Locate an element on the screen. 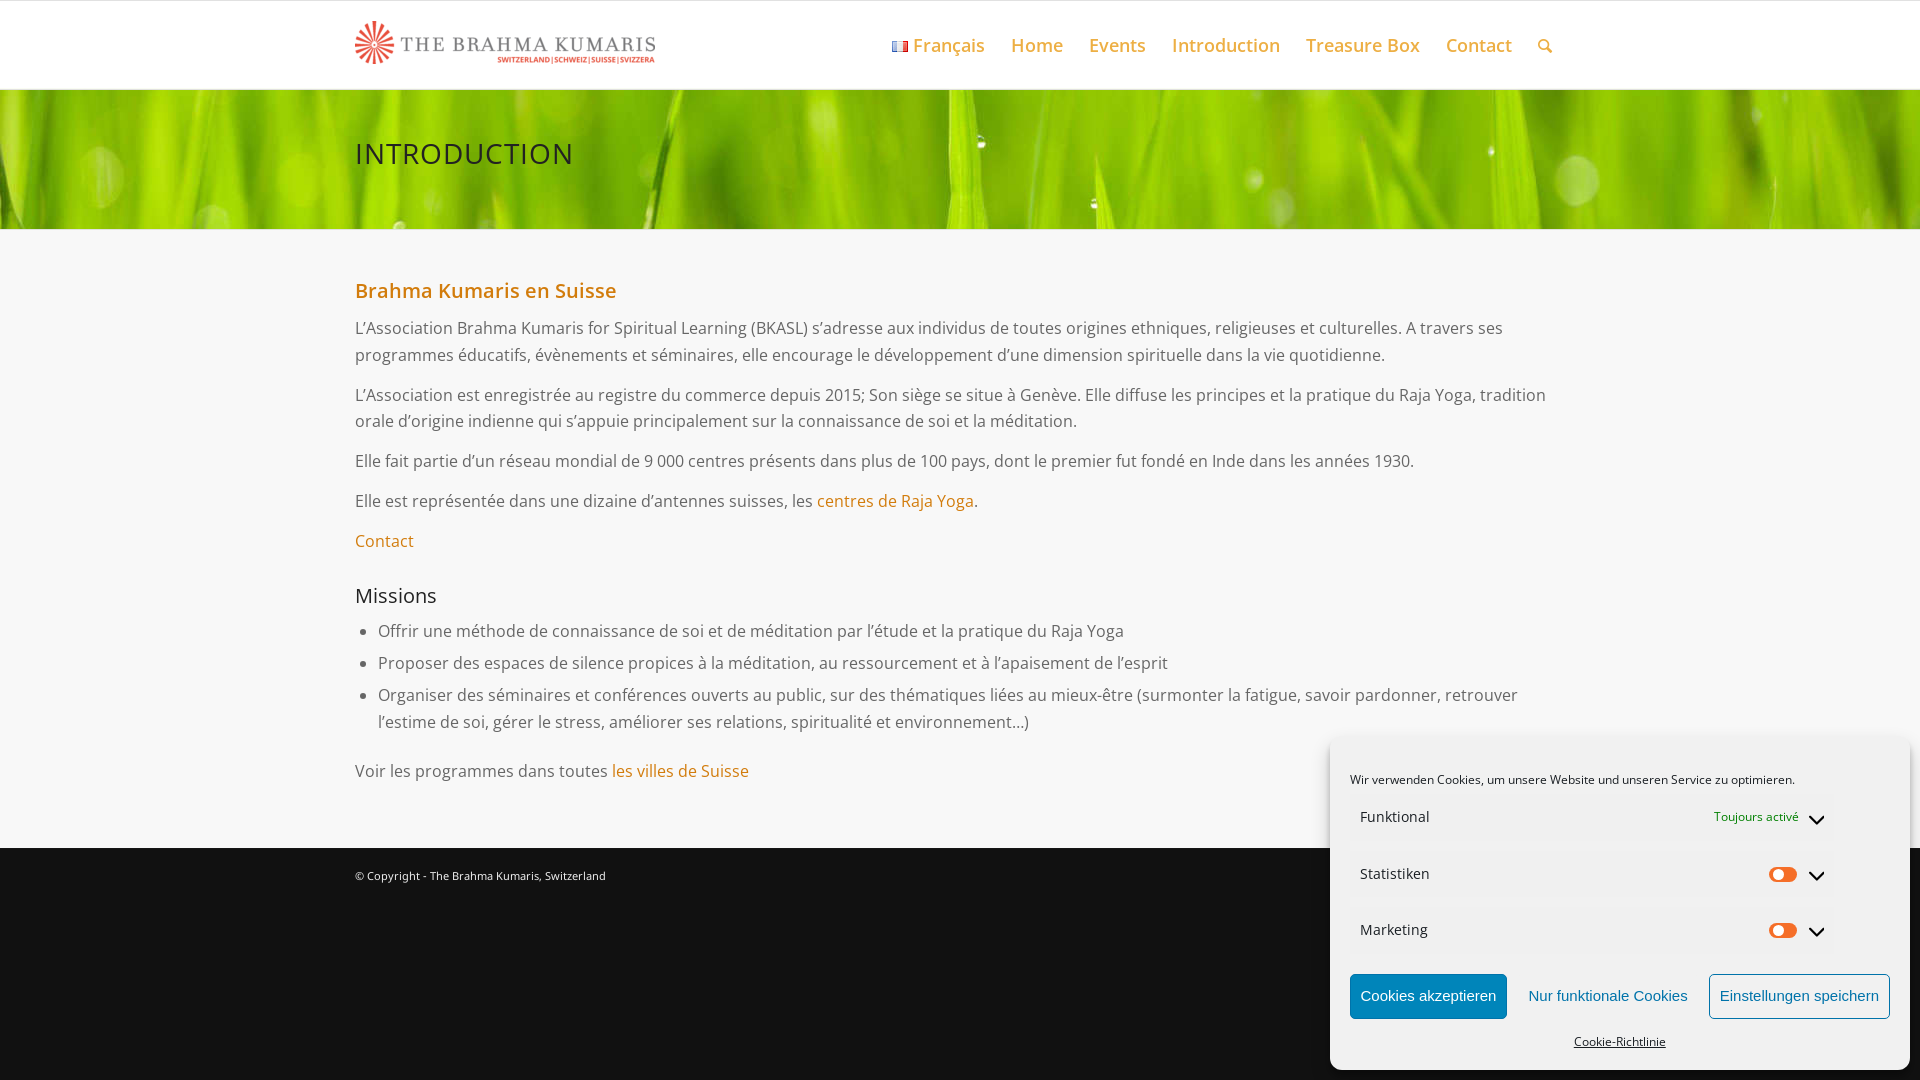 The height and width of the screenshot is (1080, 1920). 'les villes de Suisse' is located at coordinates (680, 770).